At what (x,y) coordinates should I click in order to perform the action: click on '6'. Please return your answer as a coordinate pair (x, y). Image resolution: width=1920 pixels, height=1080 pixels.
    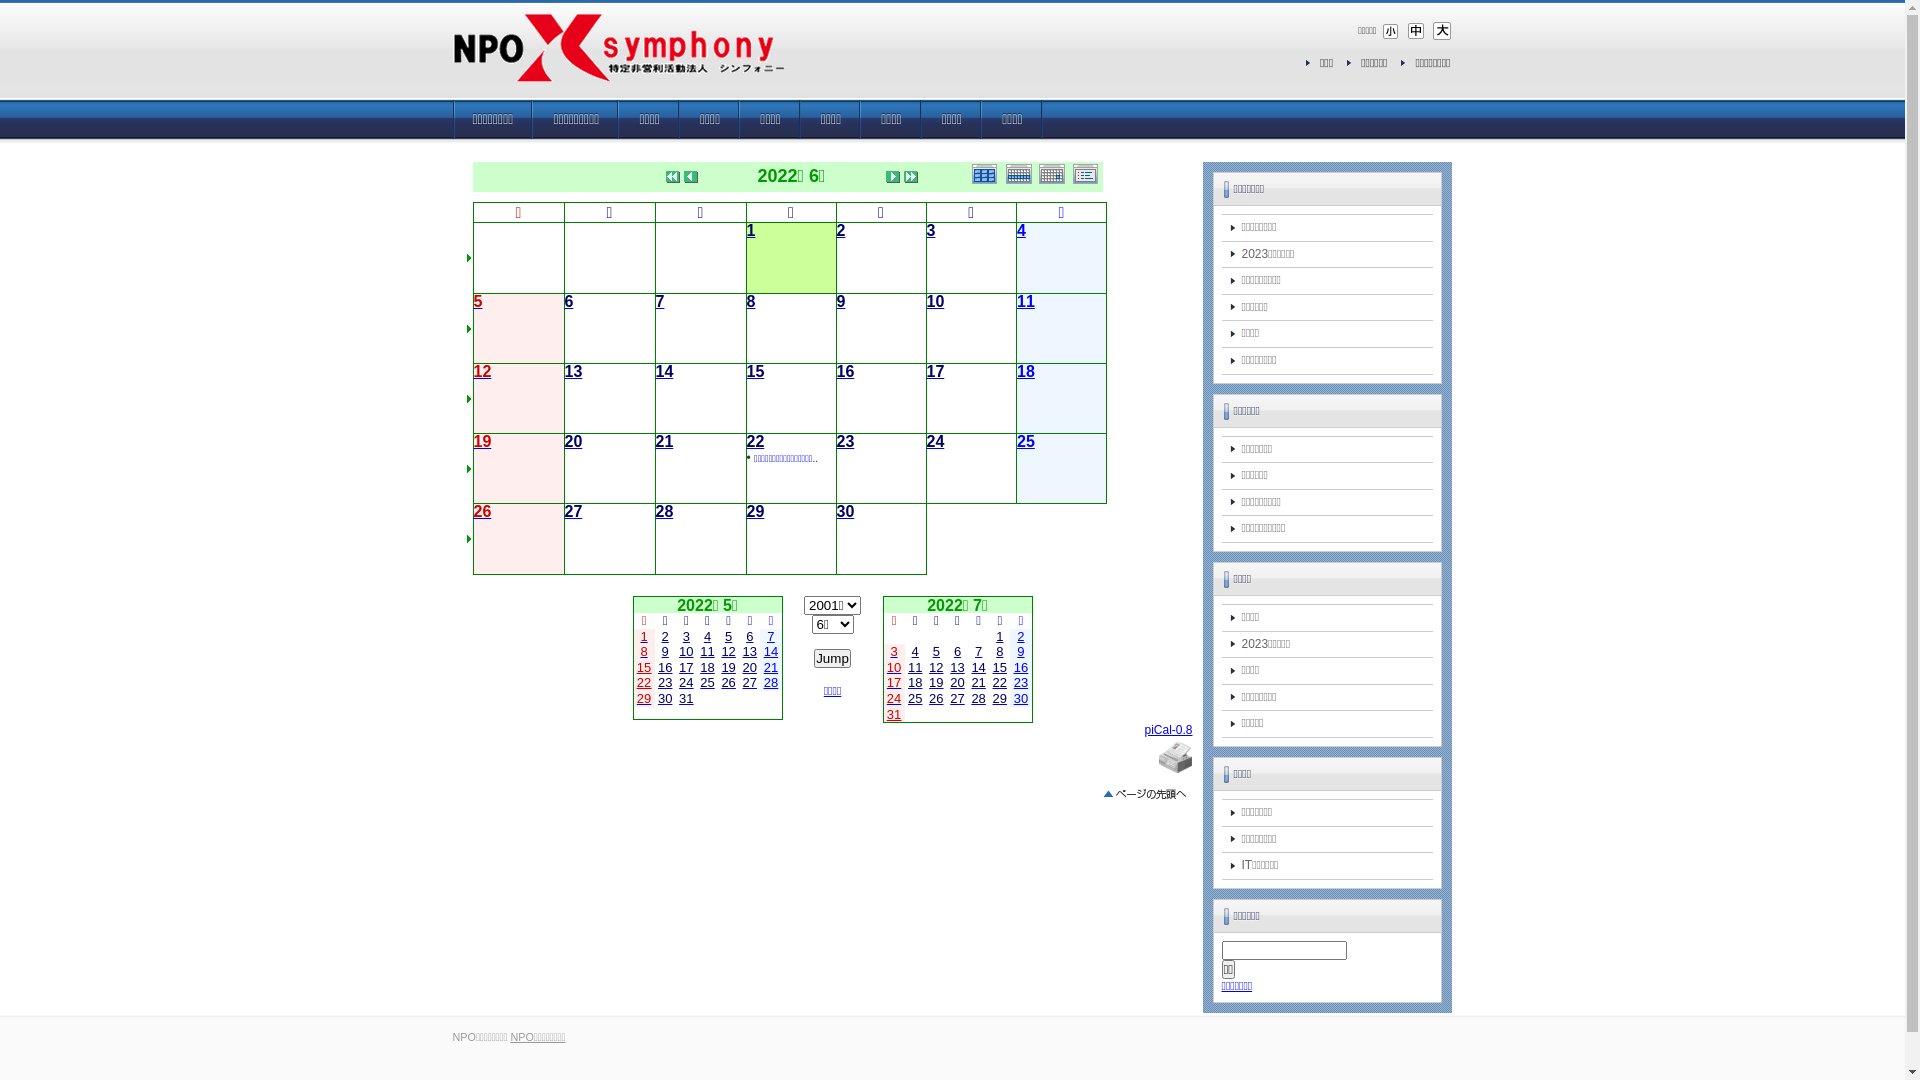
    Looking at the image, I should click on (567, 303).